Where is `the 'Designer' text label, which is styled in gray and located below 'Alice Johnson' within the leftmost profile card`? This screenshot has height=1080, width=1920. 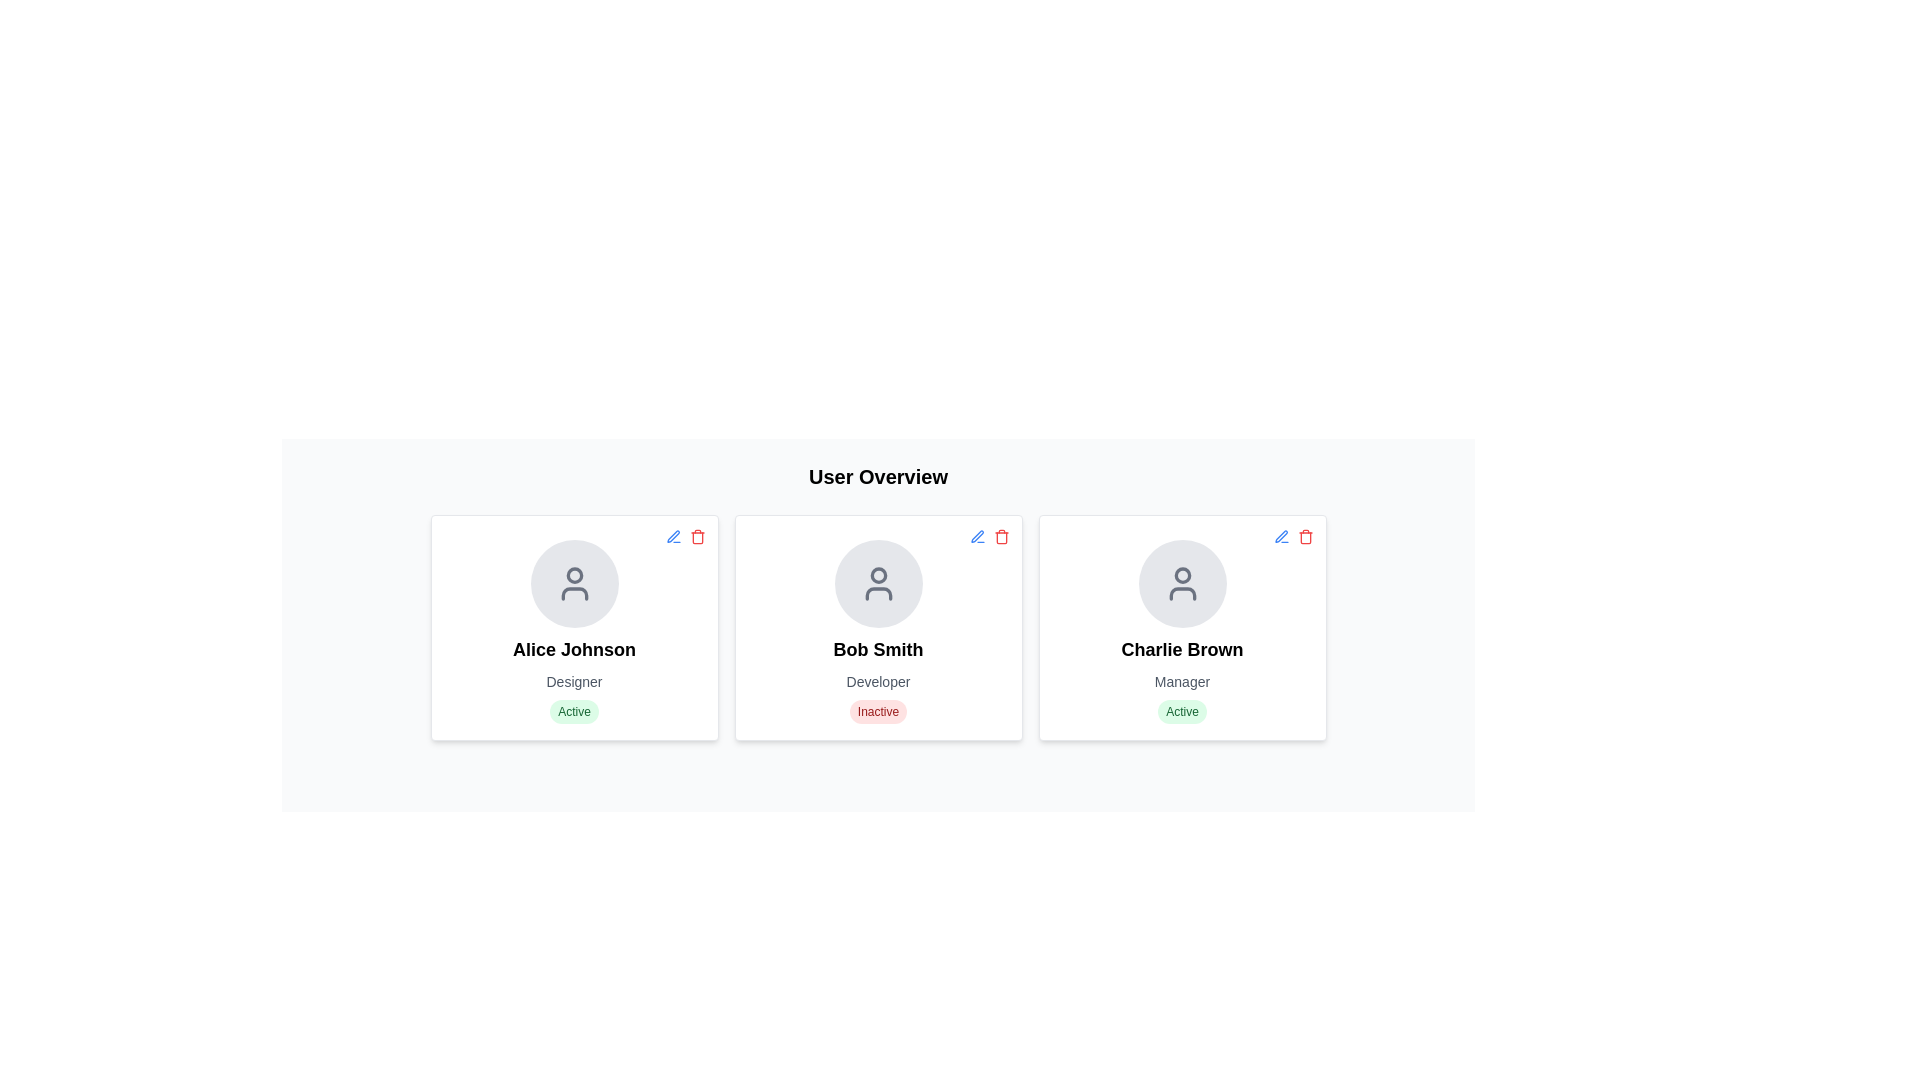 the 'Designer' text label, which is styled in gray and located below 'Alice Johnson' within the leftmost profile card is located at coordinates (573, 681).